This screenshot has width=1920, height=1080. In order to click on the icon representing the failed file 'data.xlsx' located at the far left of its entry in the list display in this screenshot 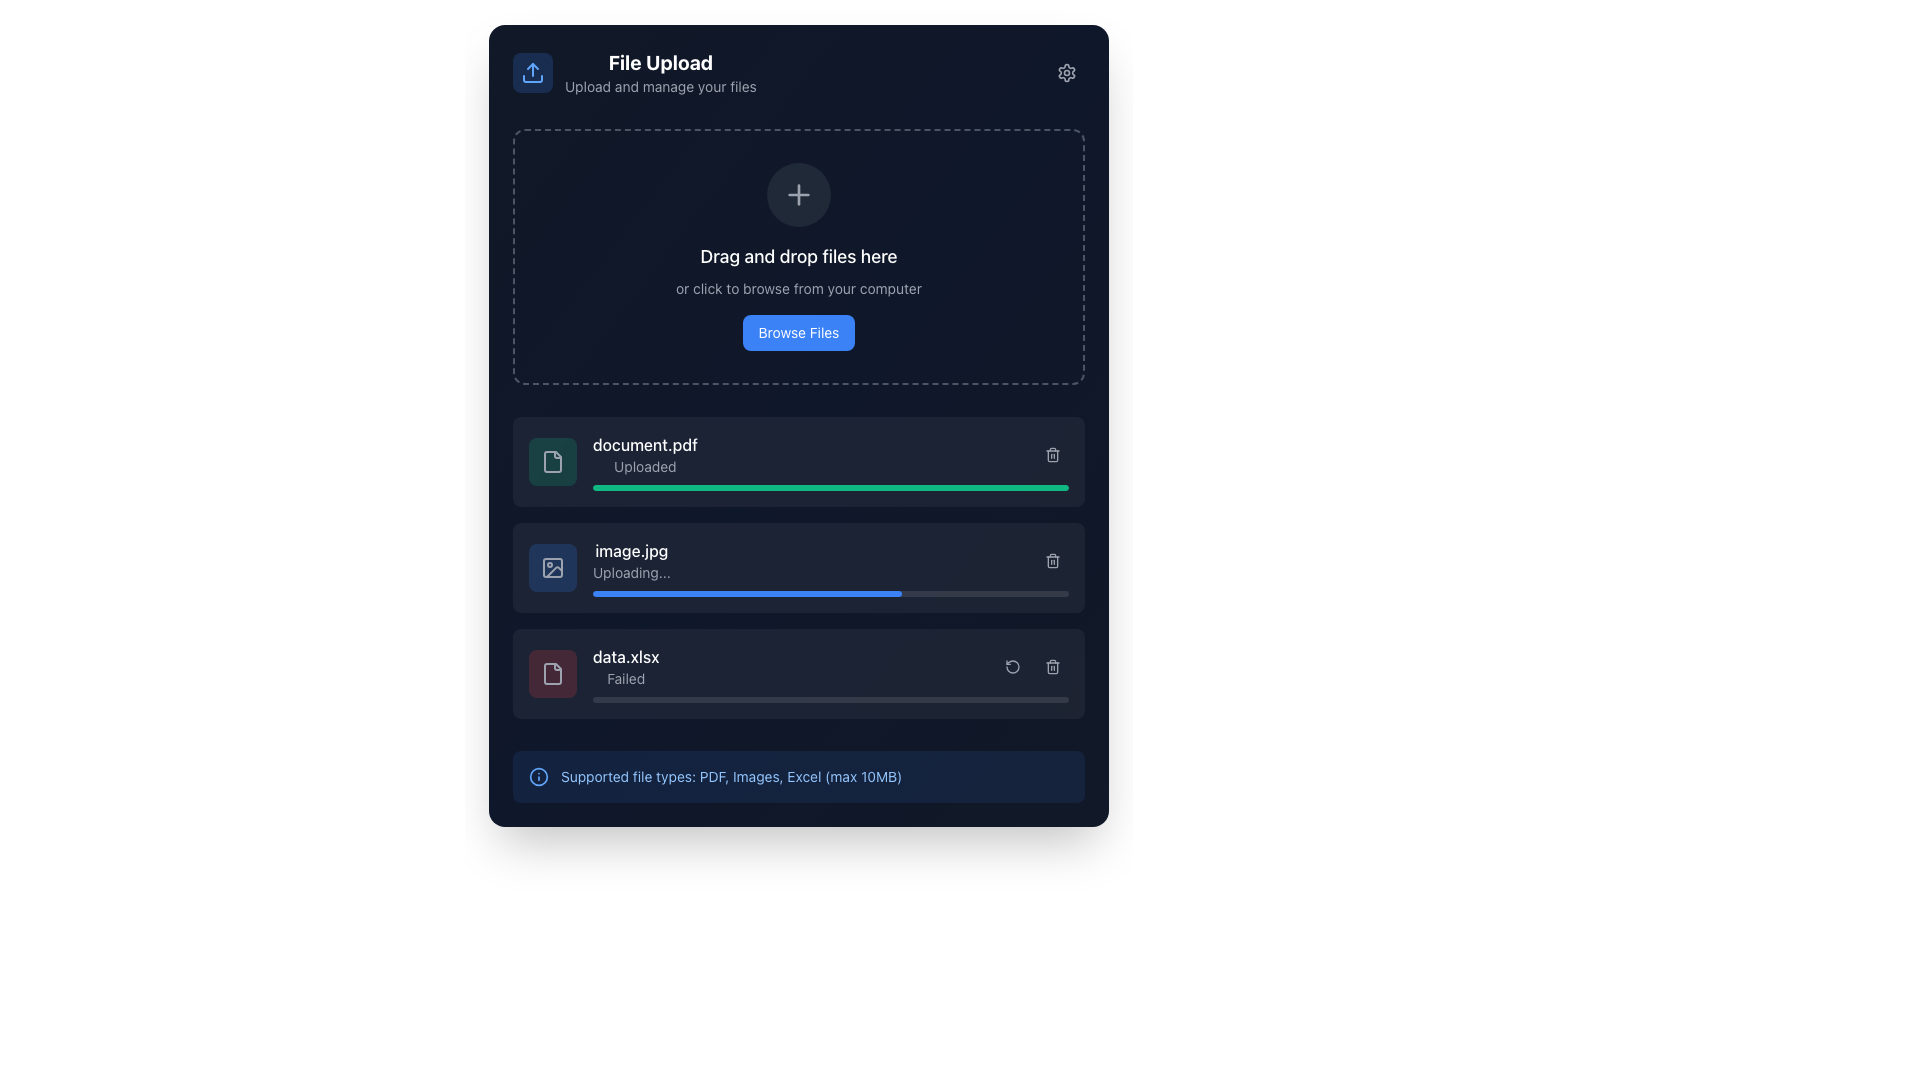, I will do `click(552, 674)`.